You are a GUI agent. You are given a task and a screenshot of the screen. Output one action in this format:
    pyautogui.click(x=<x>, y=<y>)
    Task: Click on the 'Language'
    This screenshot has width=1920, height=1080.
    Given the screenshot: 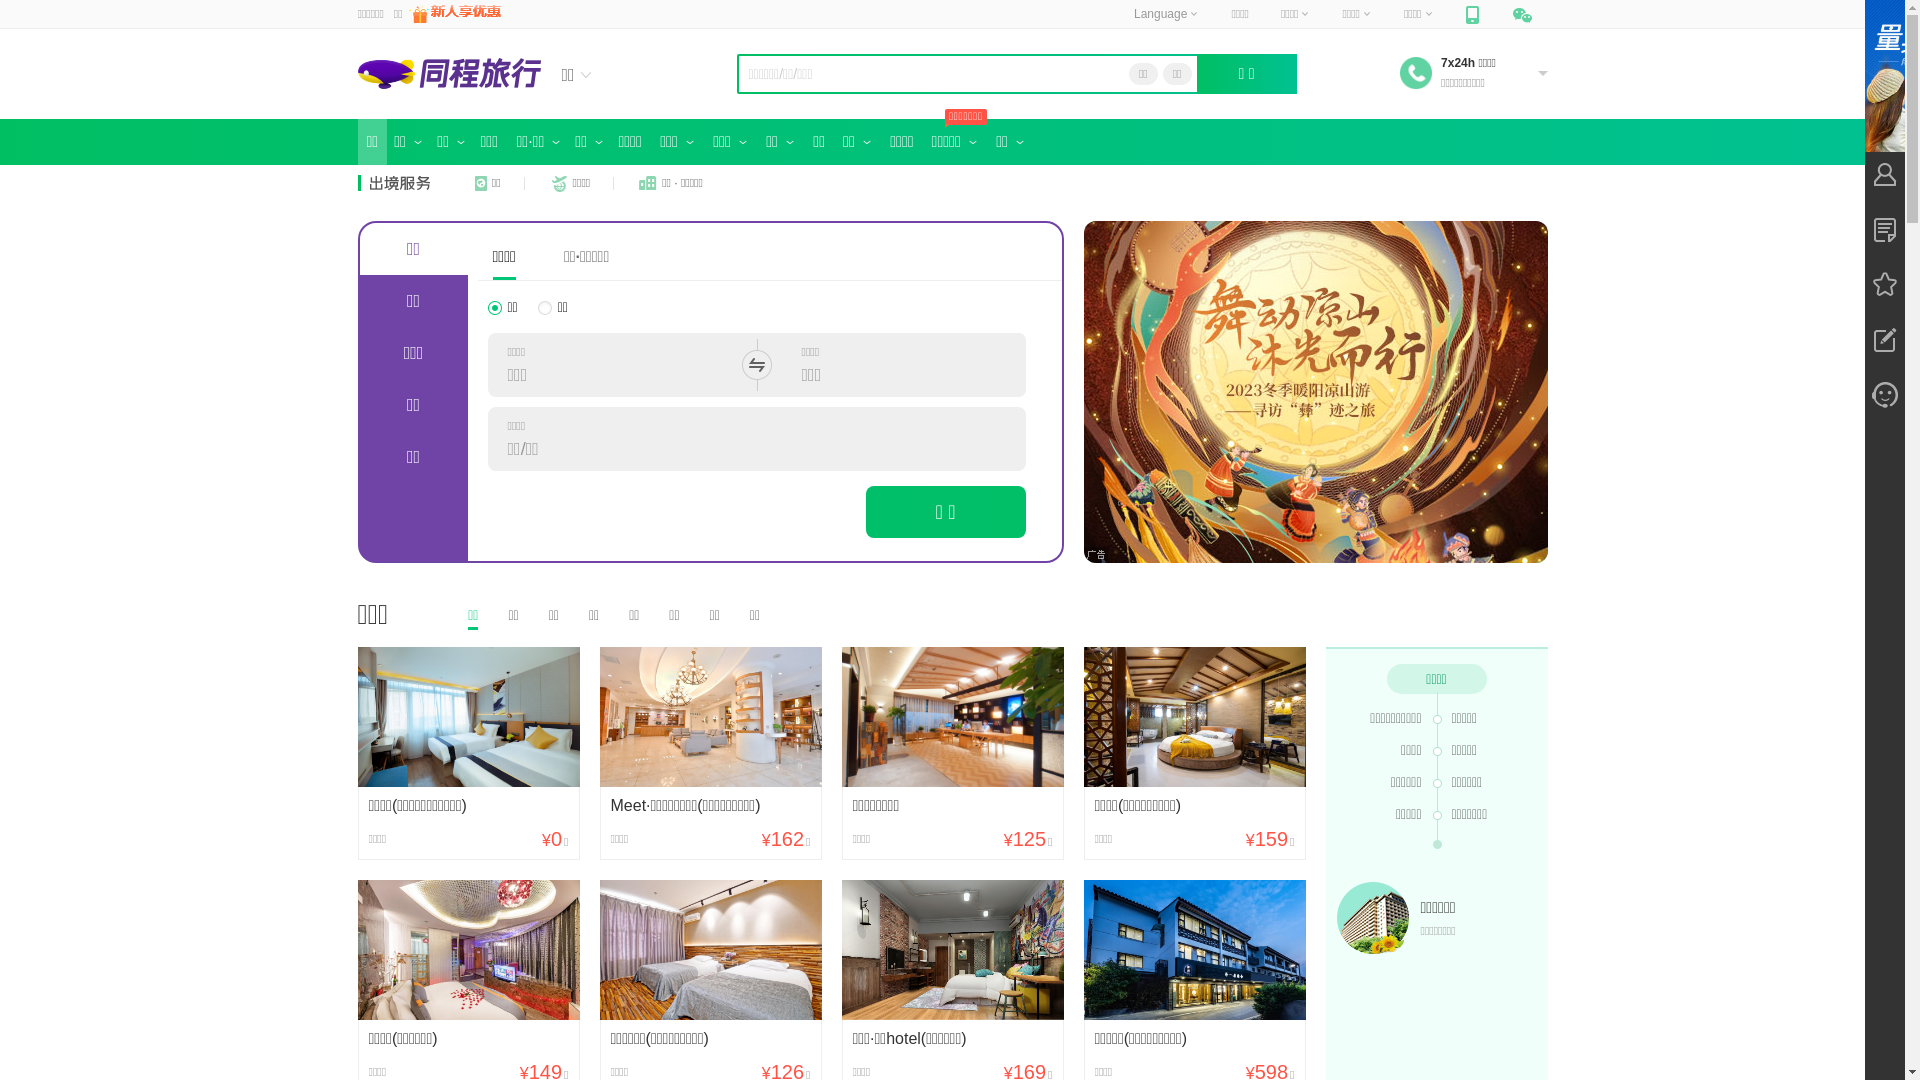 What is the action you would take?
    pyautogui.click(x=1166, y=14)
    